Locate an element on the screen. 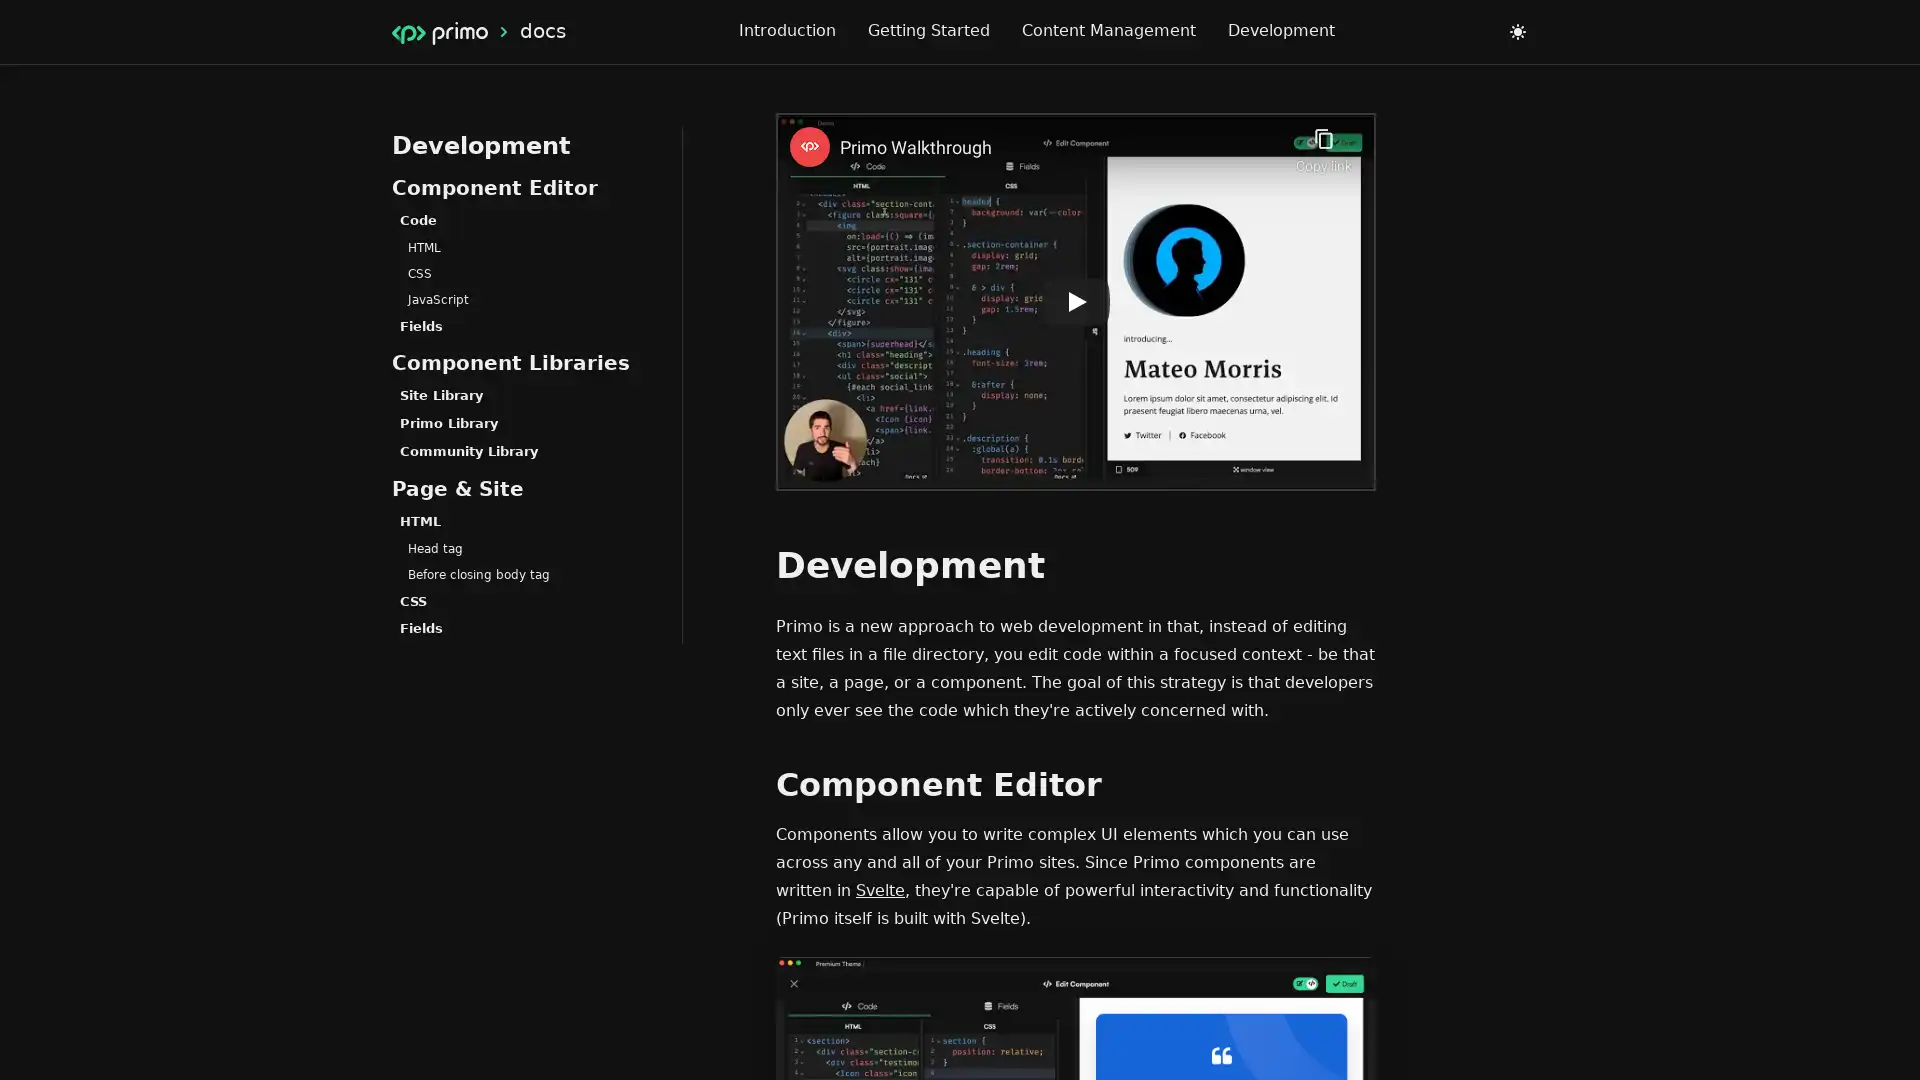 The width and height of the screenshot is (1920, 1080). Toggle dark mode is located at coordinates (1517, 31).